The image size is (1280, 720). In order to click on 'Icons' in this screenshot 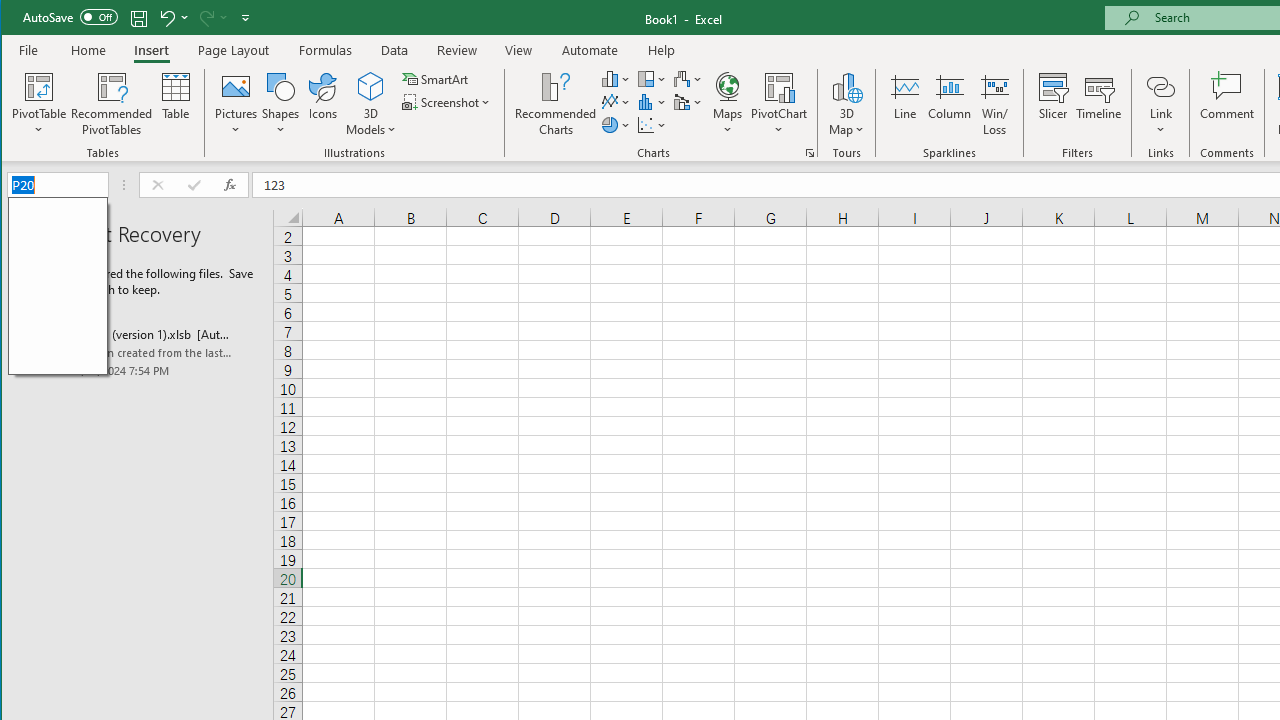, I will do `click(323, 104)`.